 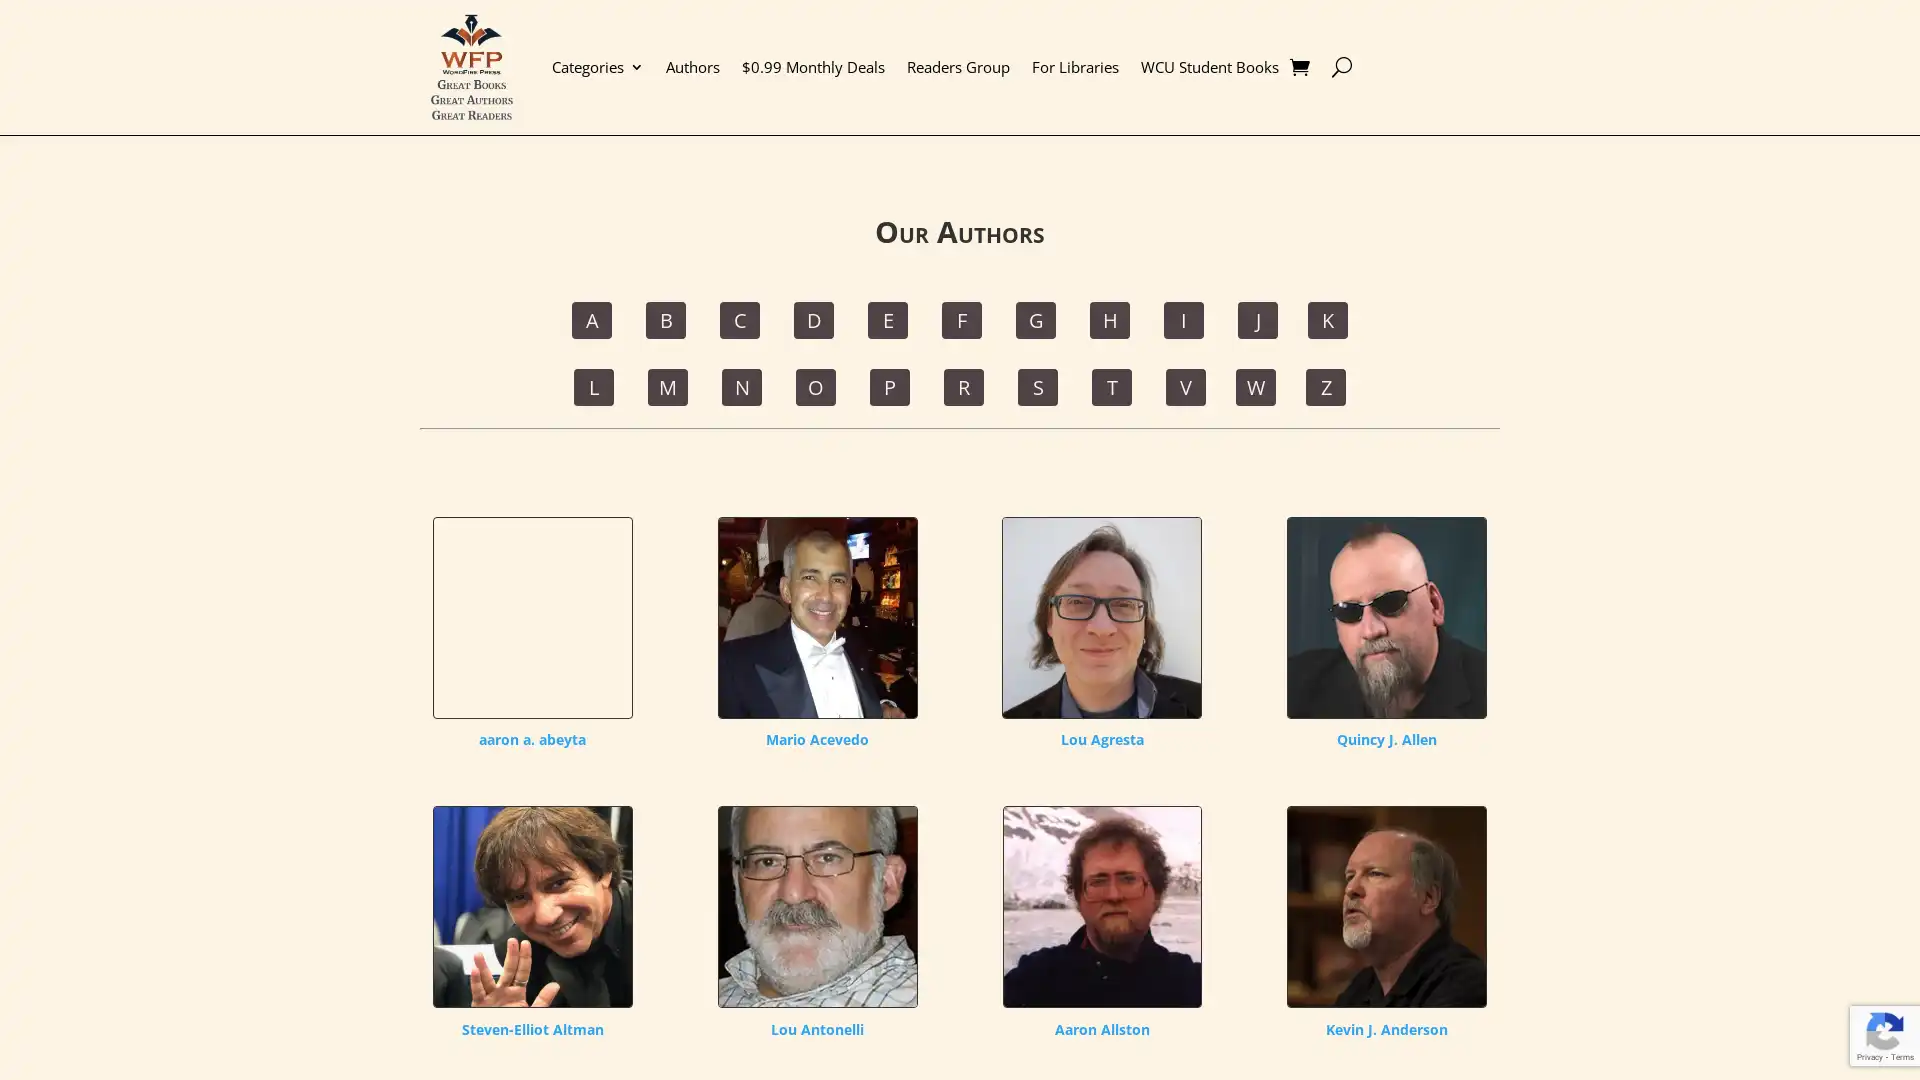 I want to click on E, so click(x=887, y=318).